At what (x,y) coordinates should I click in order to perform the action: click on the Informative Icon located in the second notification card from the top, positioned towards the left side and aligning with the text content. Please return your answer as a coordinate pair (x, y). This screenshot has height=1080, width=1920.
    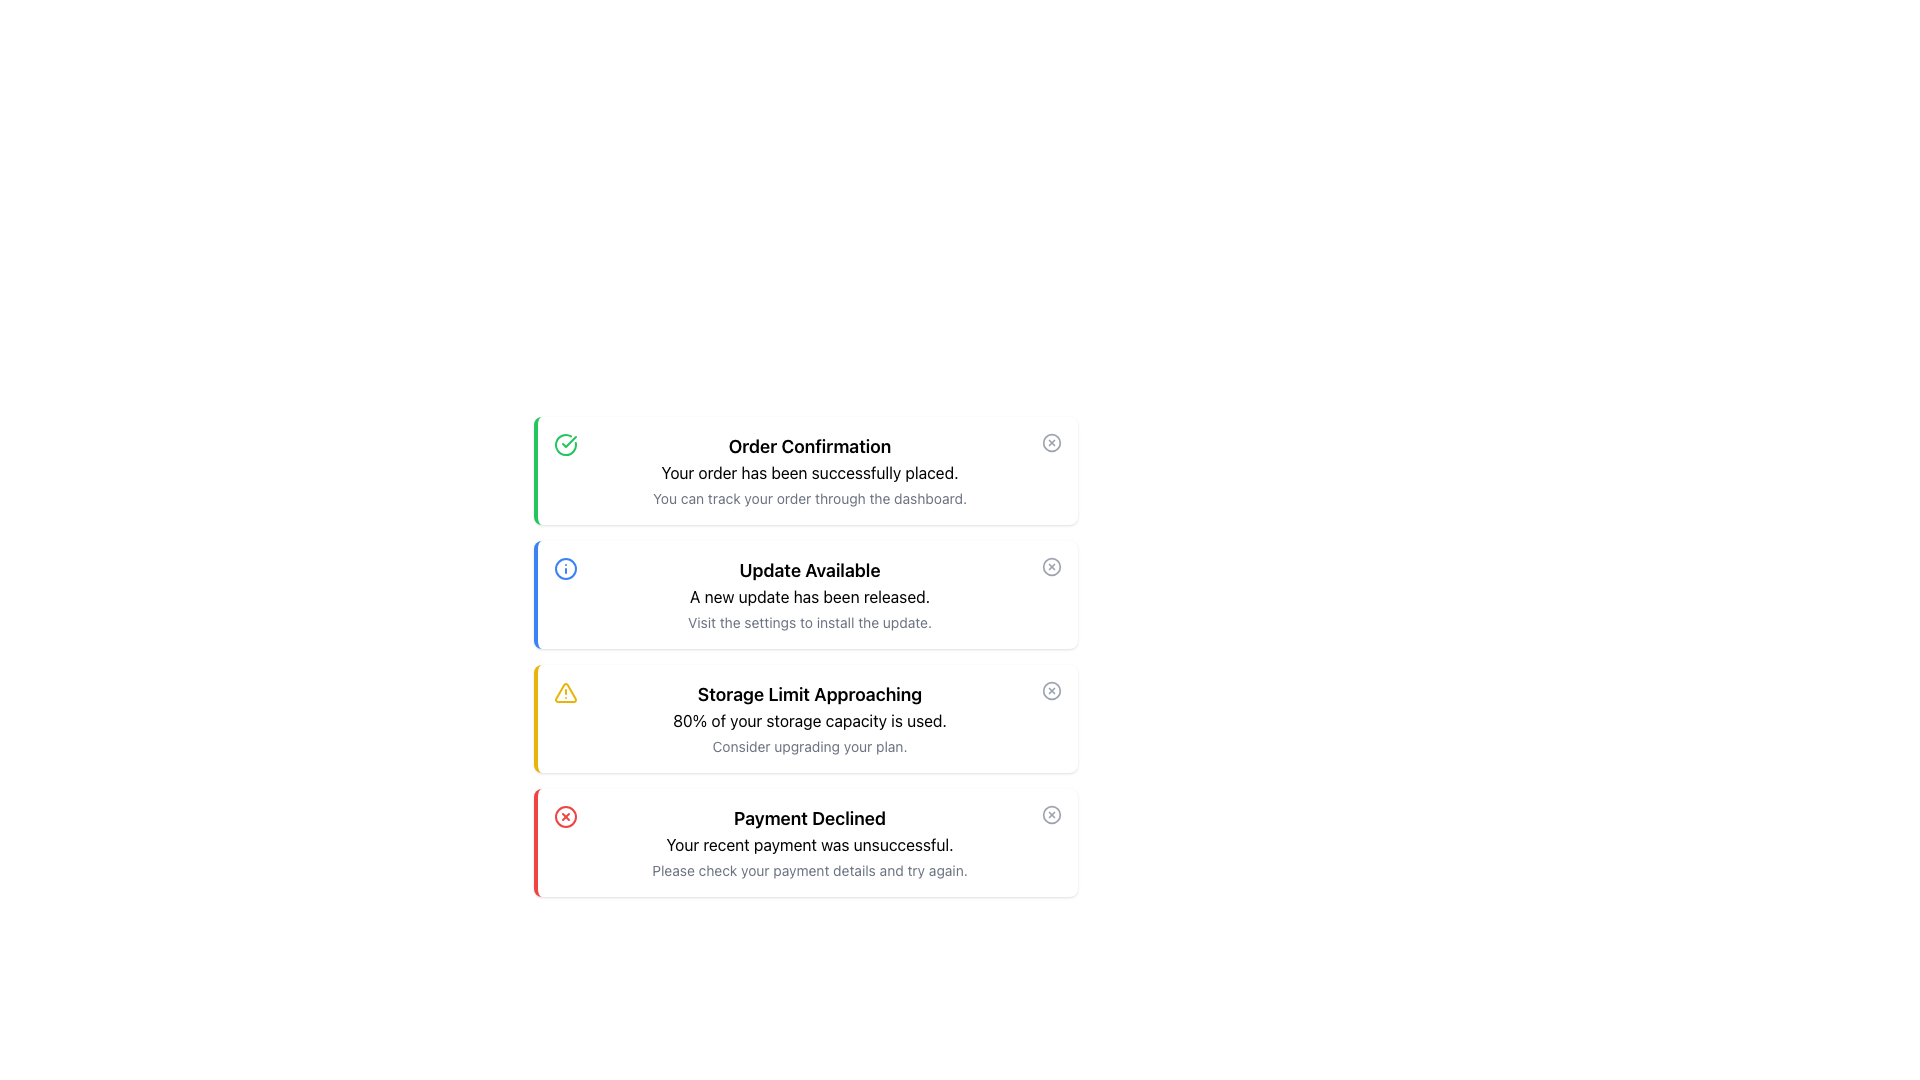
    Looking at the image, I should click on (565, 569).